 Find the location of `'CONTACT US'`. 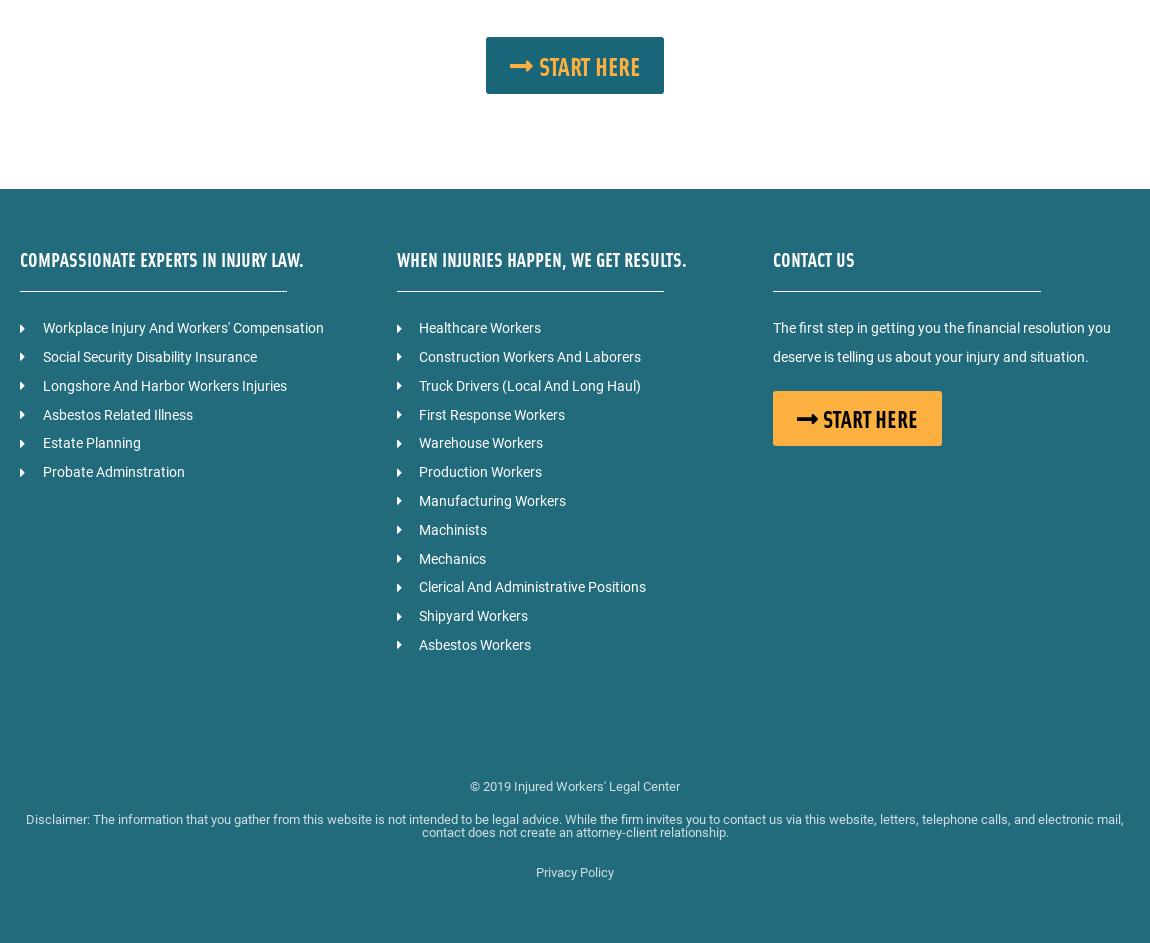

'CONTACT US' is located at coordinates (812, 258).